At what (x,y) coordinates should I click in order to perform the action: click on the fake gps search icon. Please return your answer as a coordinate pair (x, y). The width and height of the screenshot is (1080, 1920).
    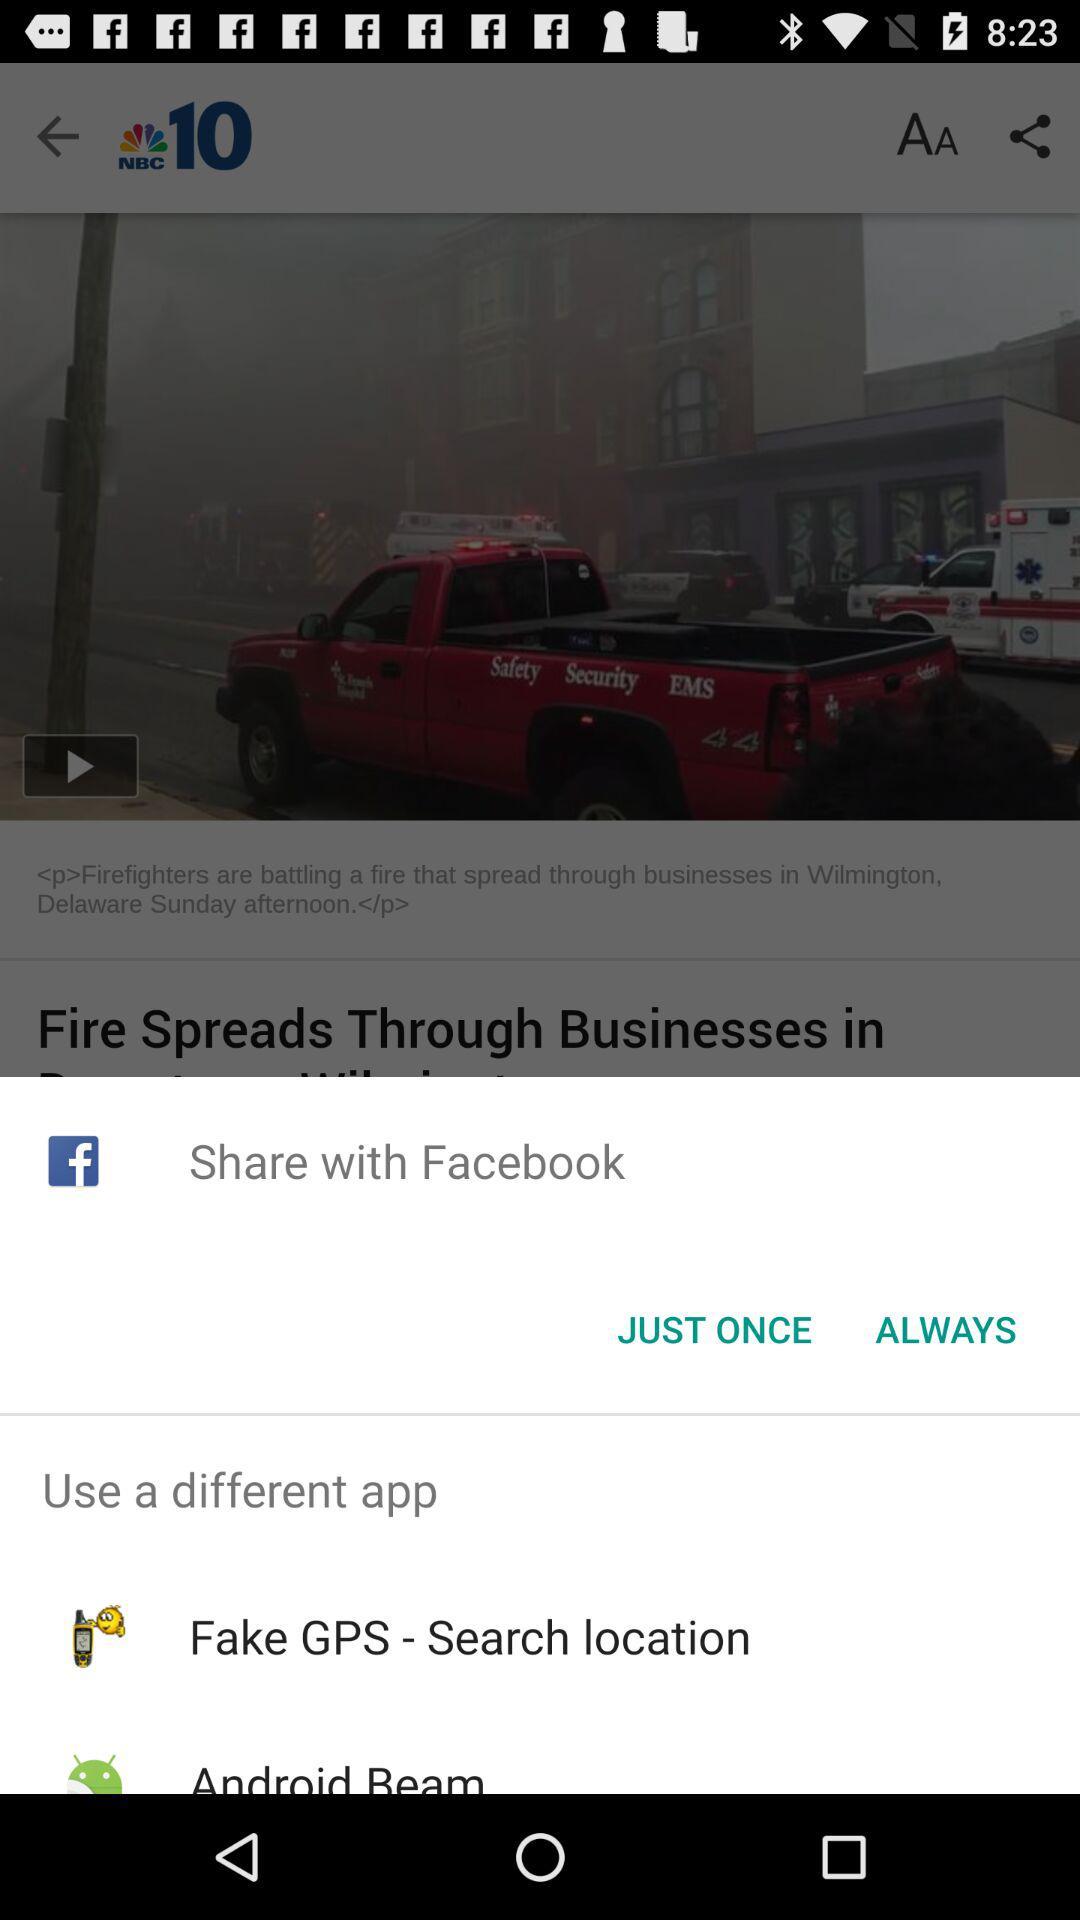
    Looking at the image, I should click on (470, 1636).